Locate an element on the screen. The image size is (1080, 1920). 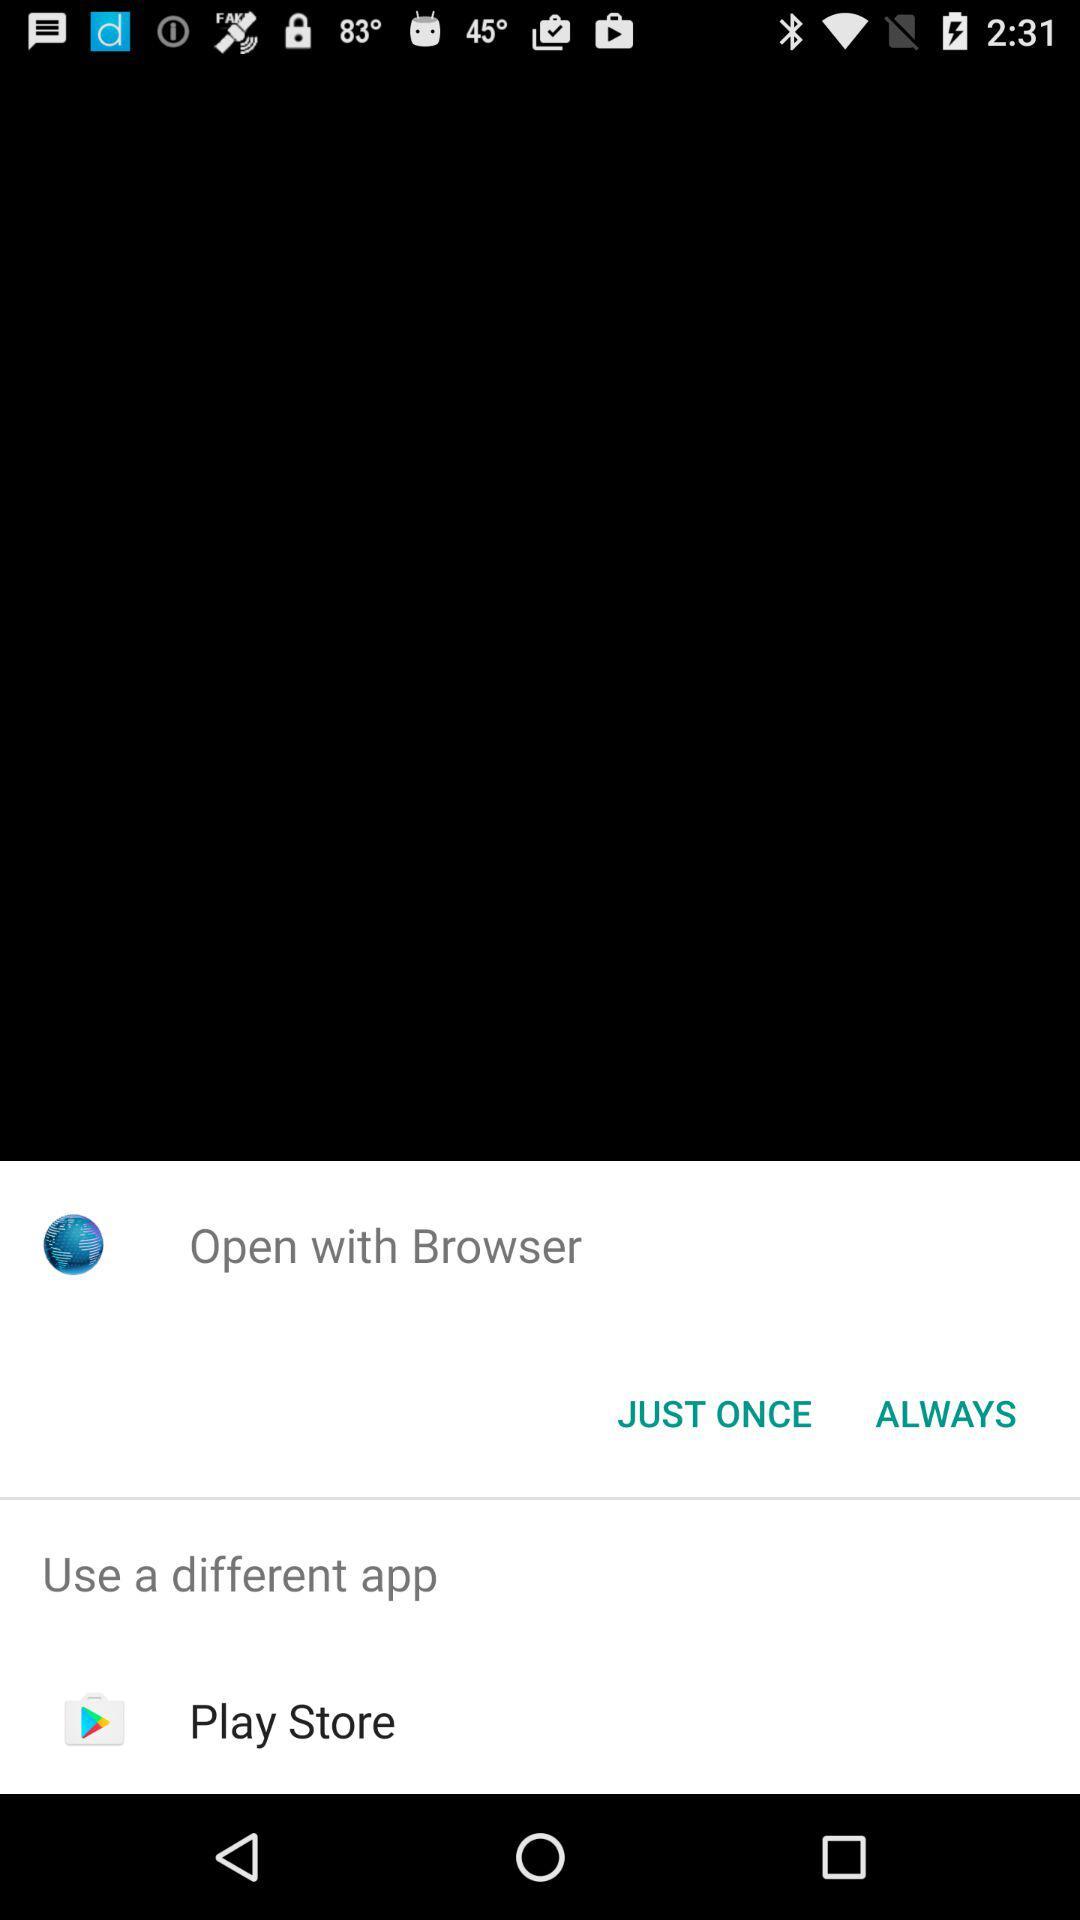
app below open with browser item is located at coordinates (713, 1411).